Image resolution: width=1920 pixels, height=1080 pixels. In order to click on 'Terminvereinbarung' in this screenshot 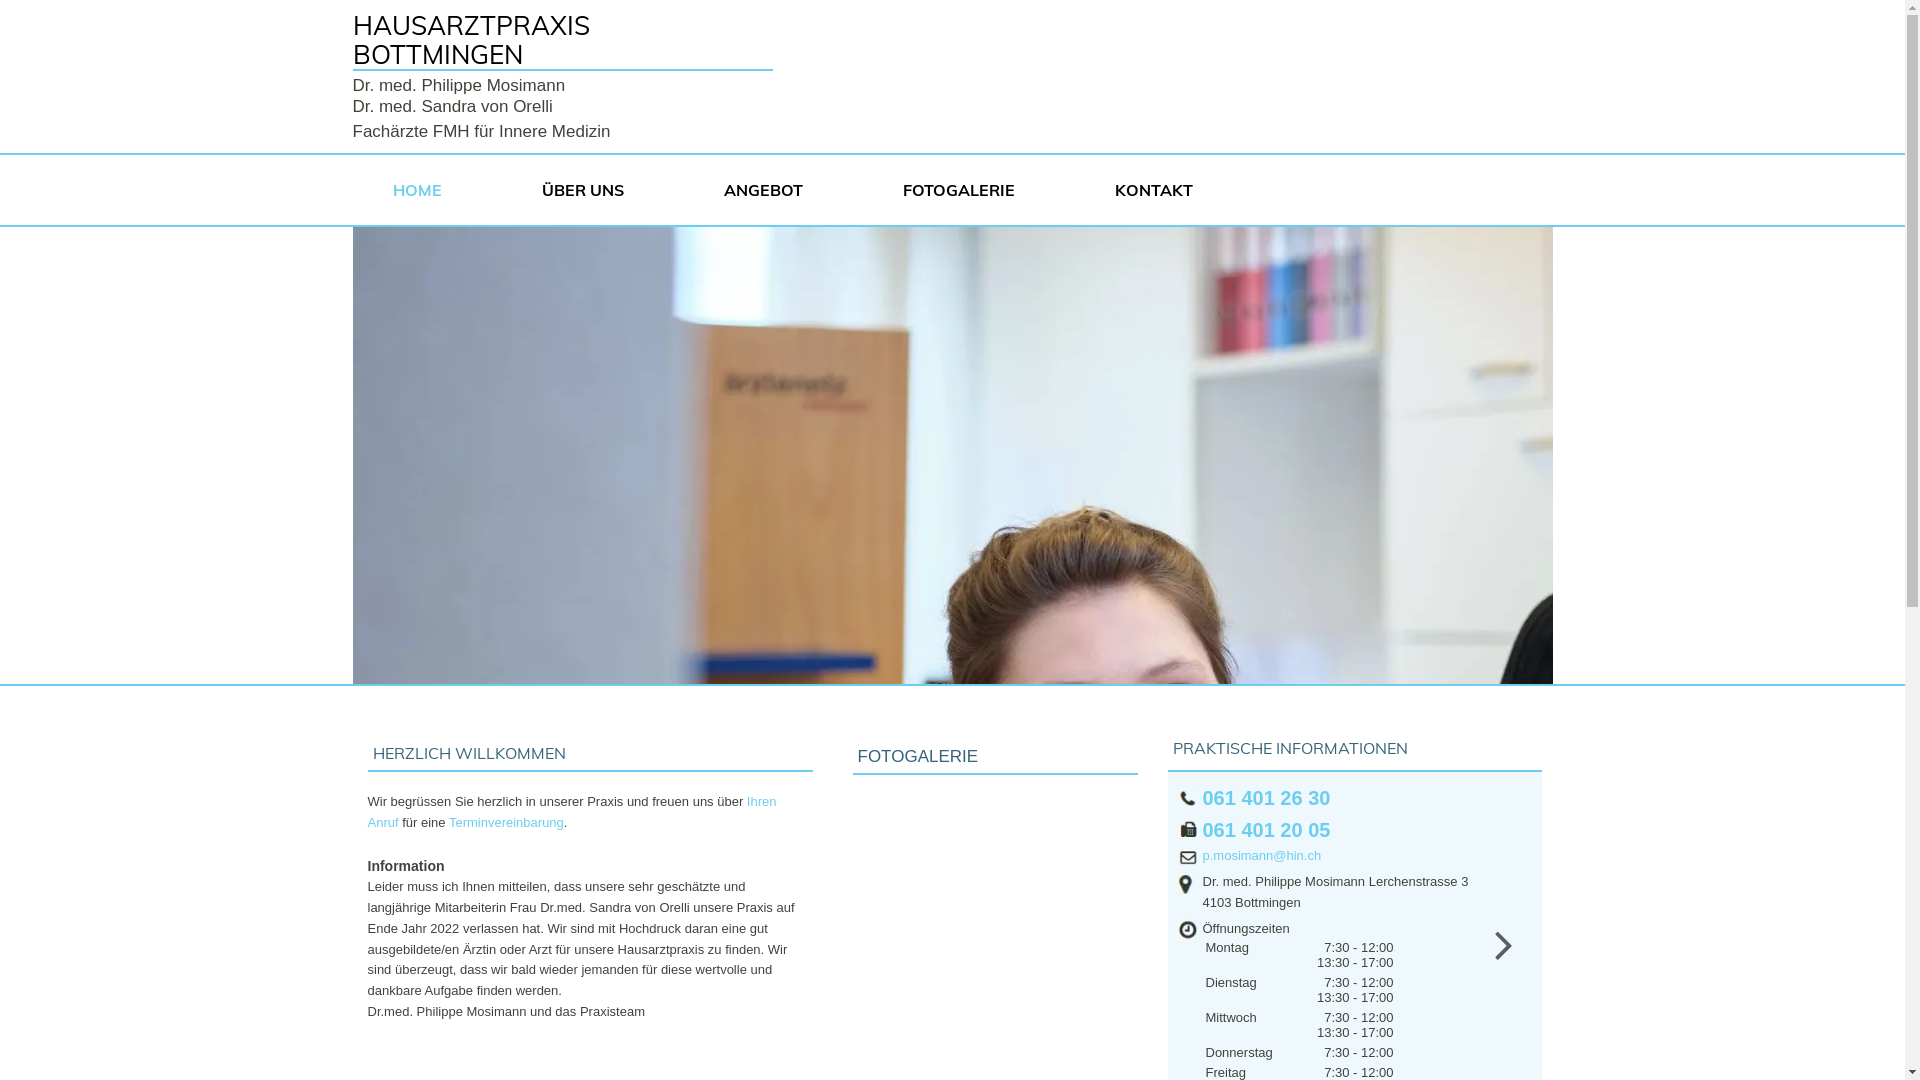, I will do `click(506, 822)`.